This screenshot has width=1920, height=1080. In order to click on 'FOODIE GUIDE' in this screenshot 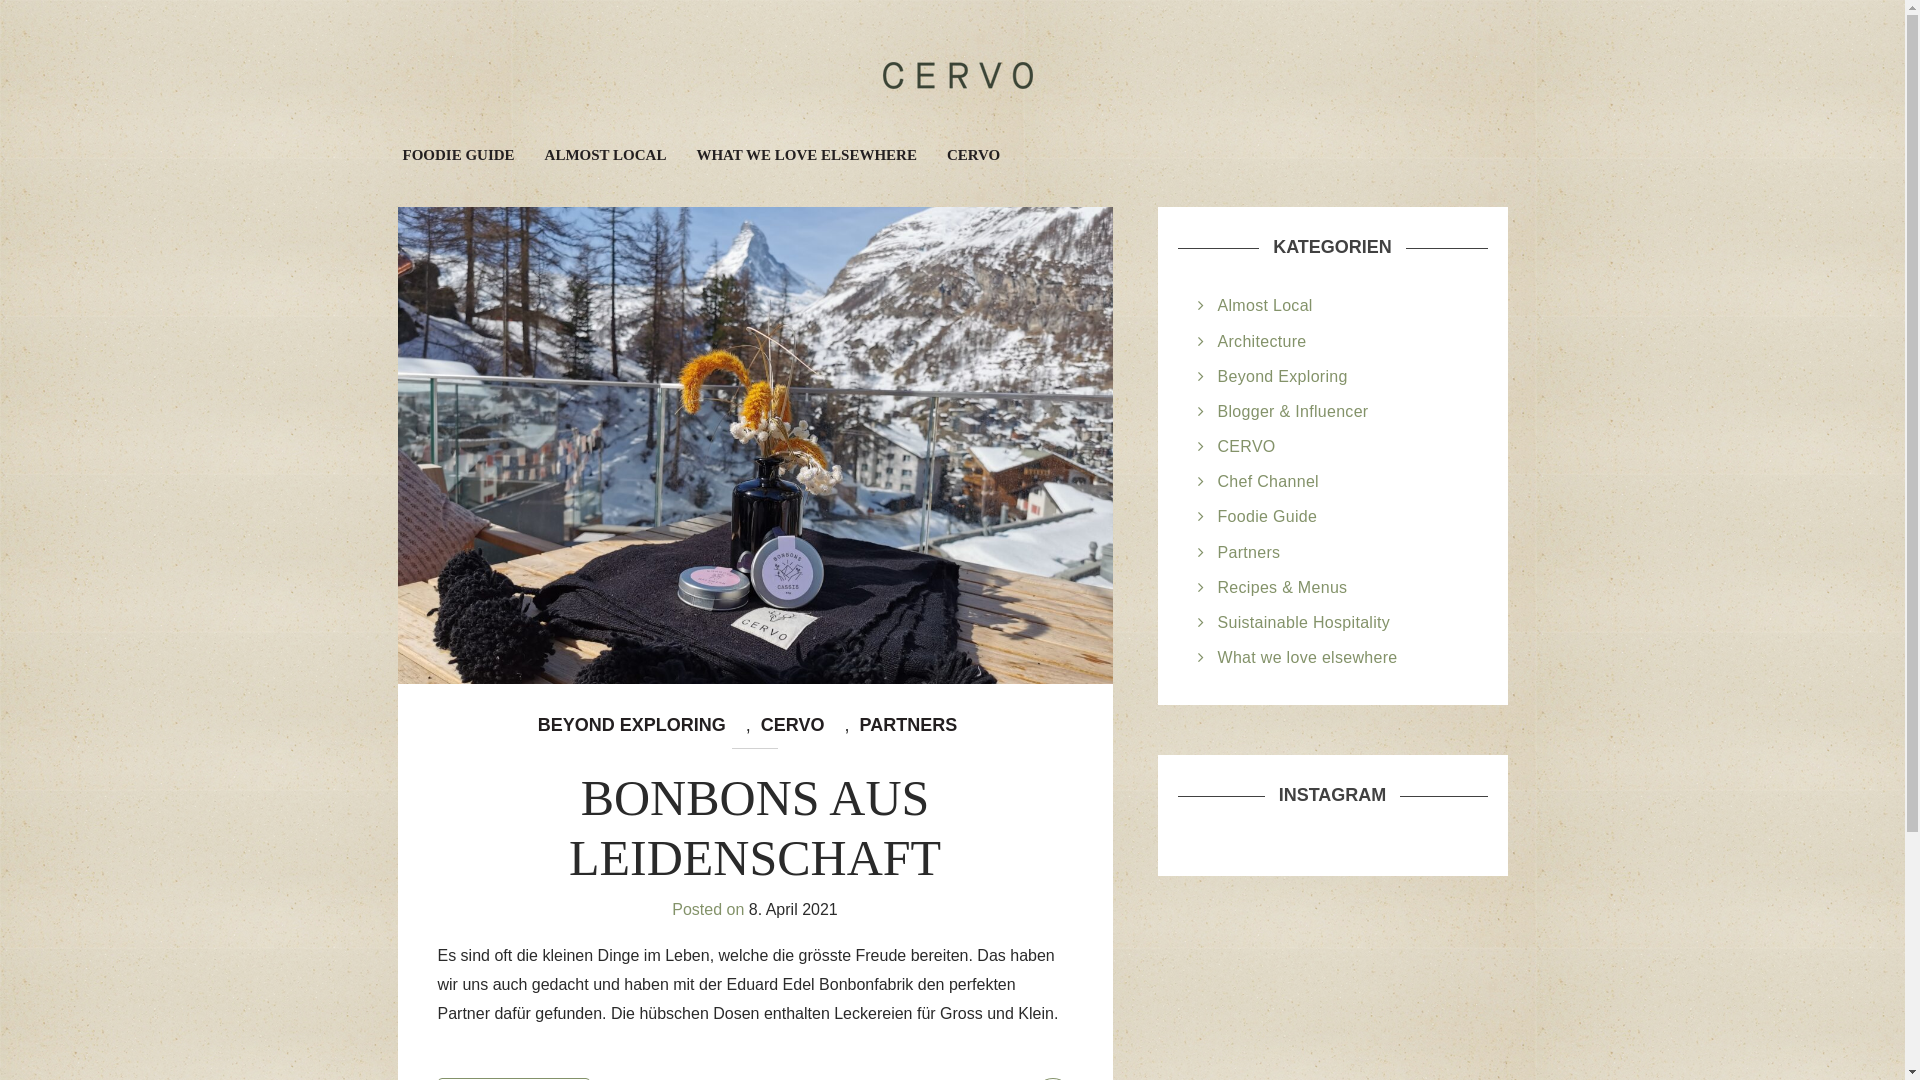, I will do `click(398, 153)`.